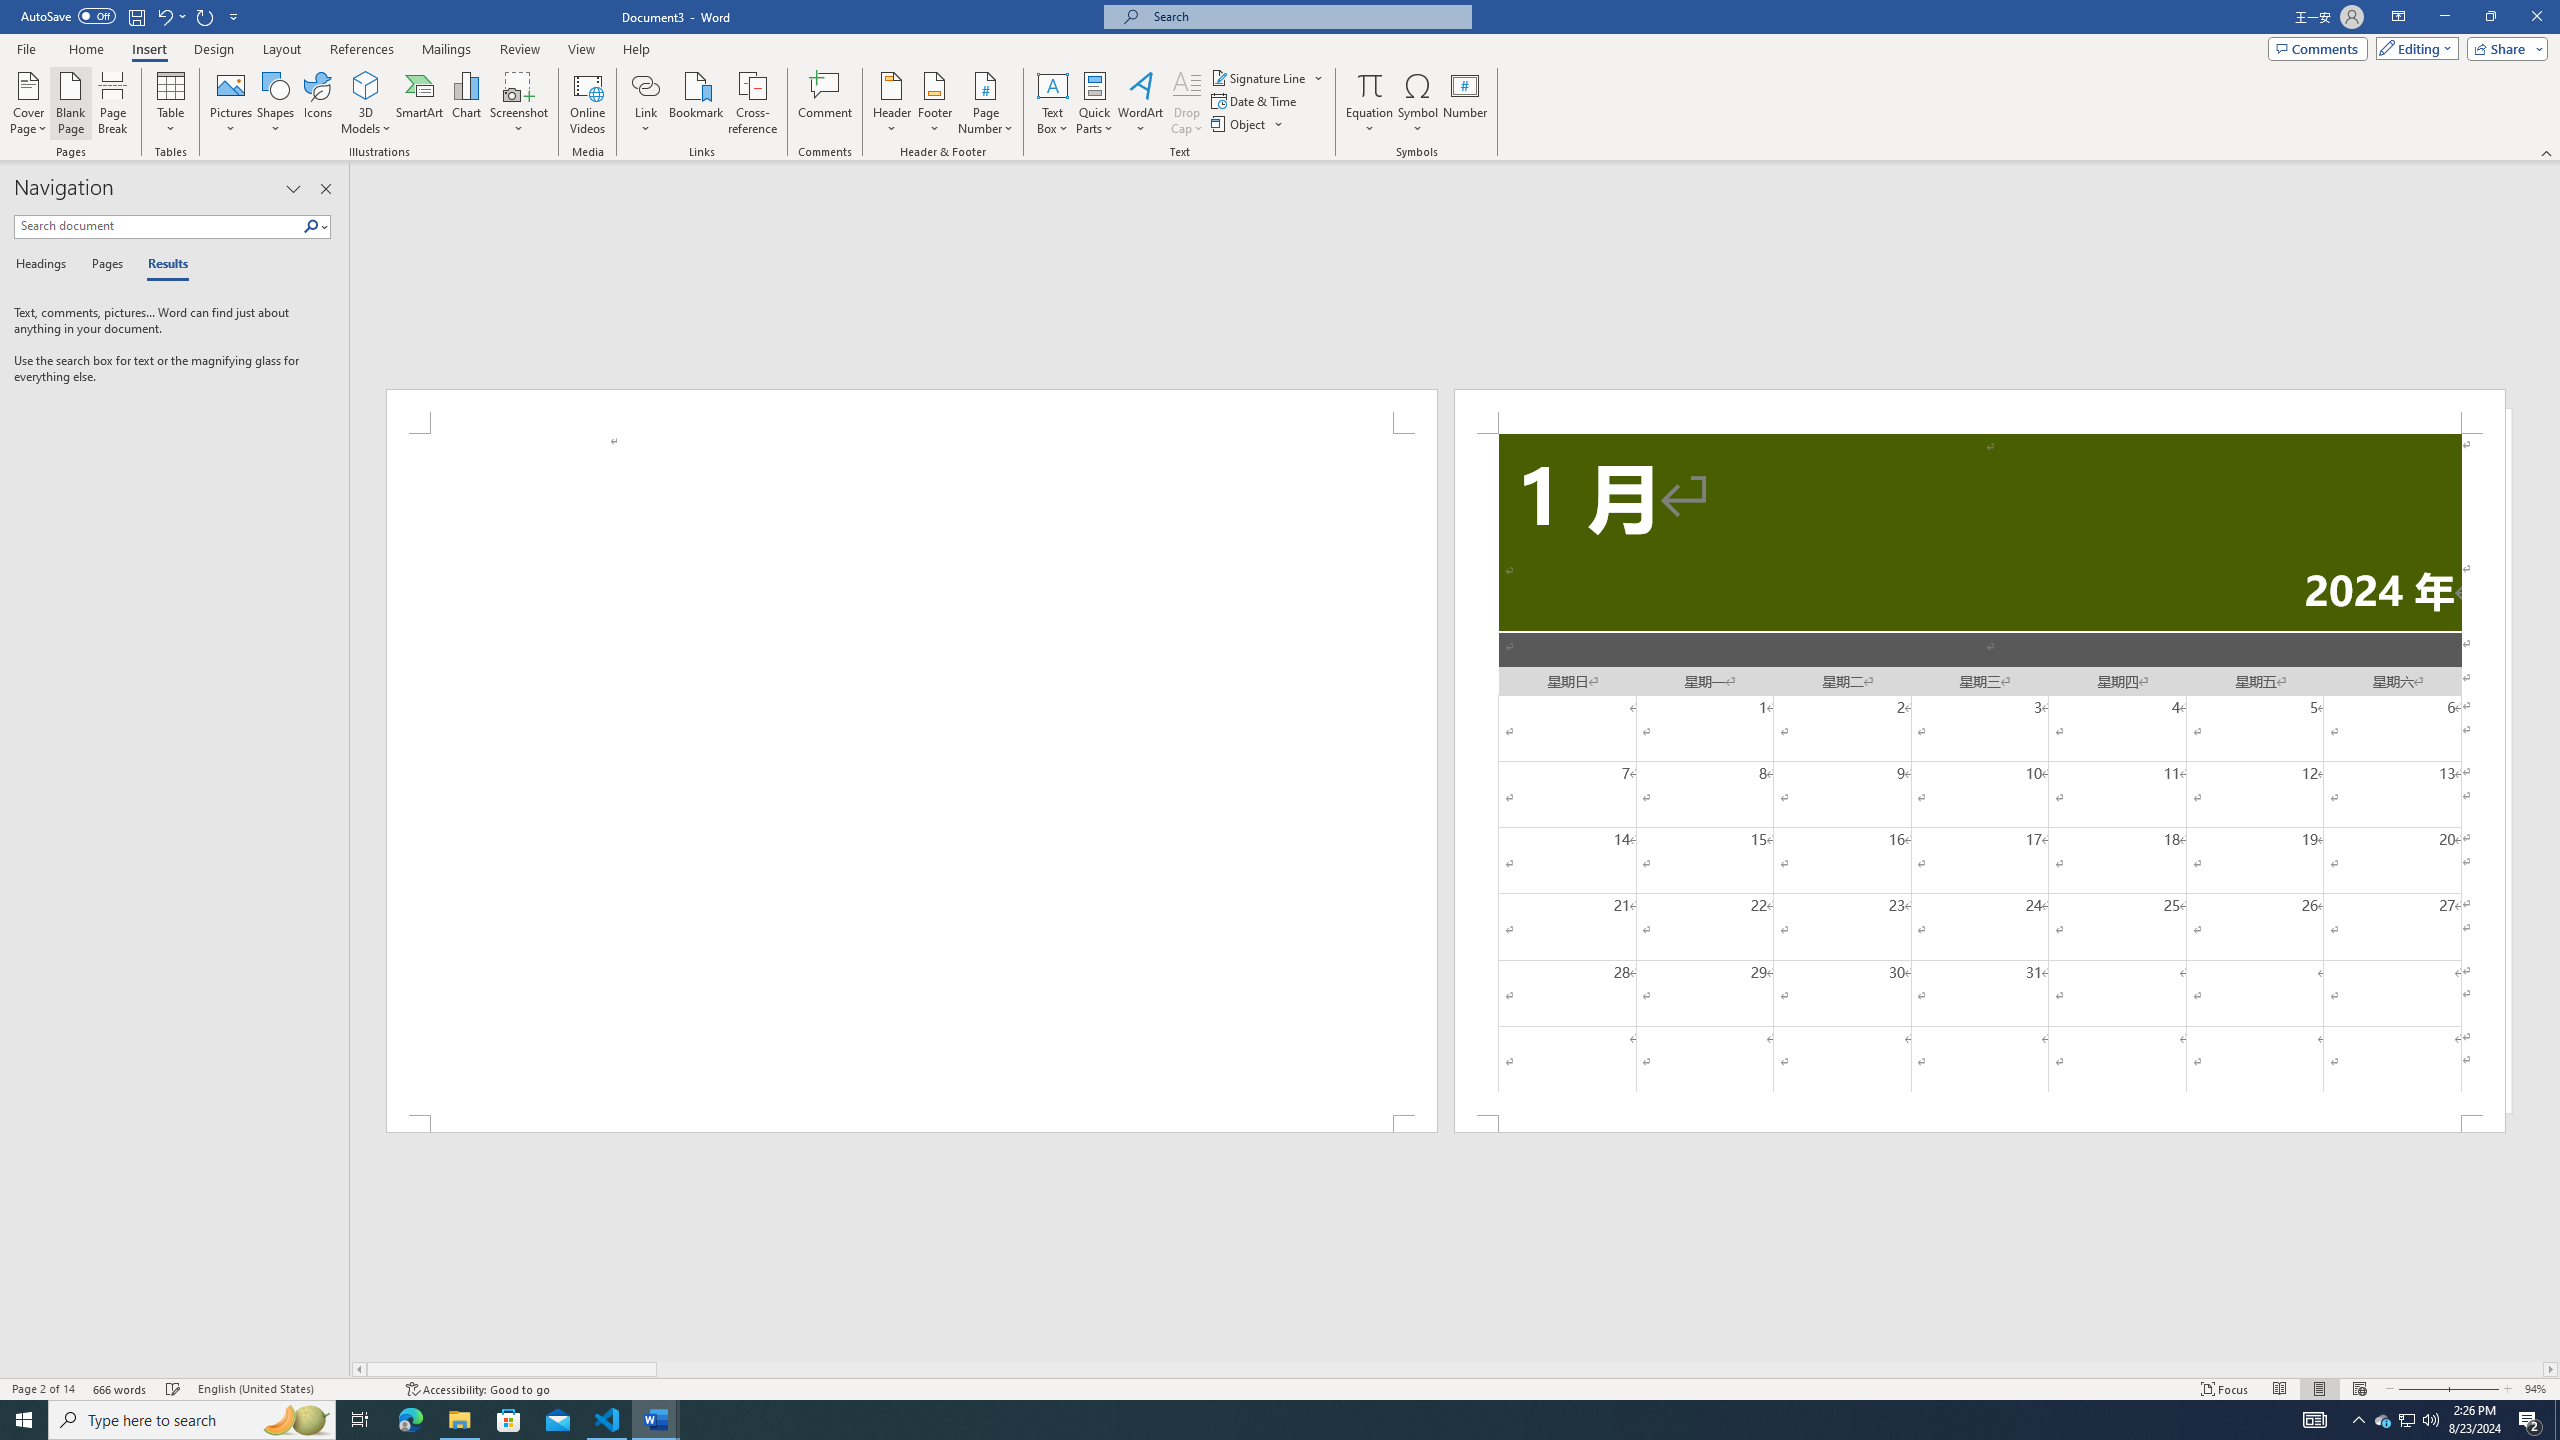 Image resolution: width=2560 pixels, height=1440 pixels. Describe the element at coordinates (933, 103) in the screenshot. I see `'Footer'` at that location.